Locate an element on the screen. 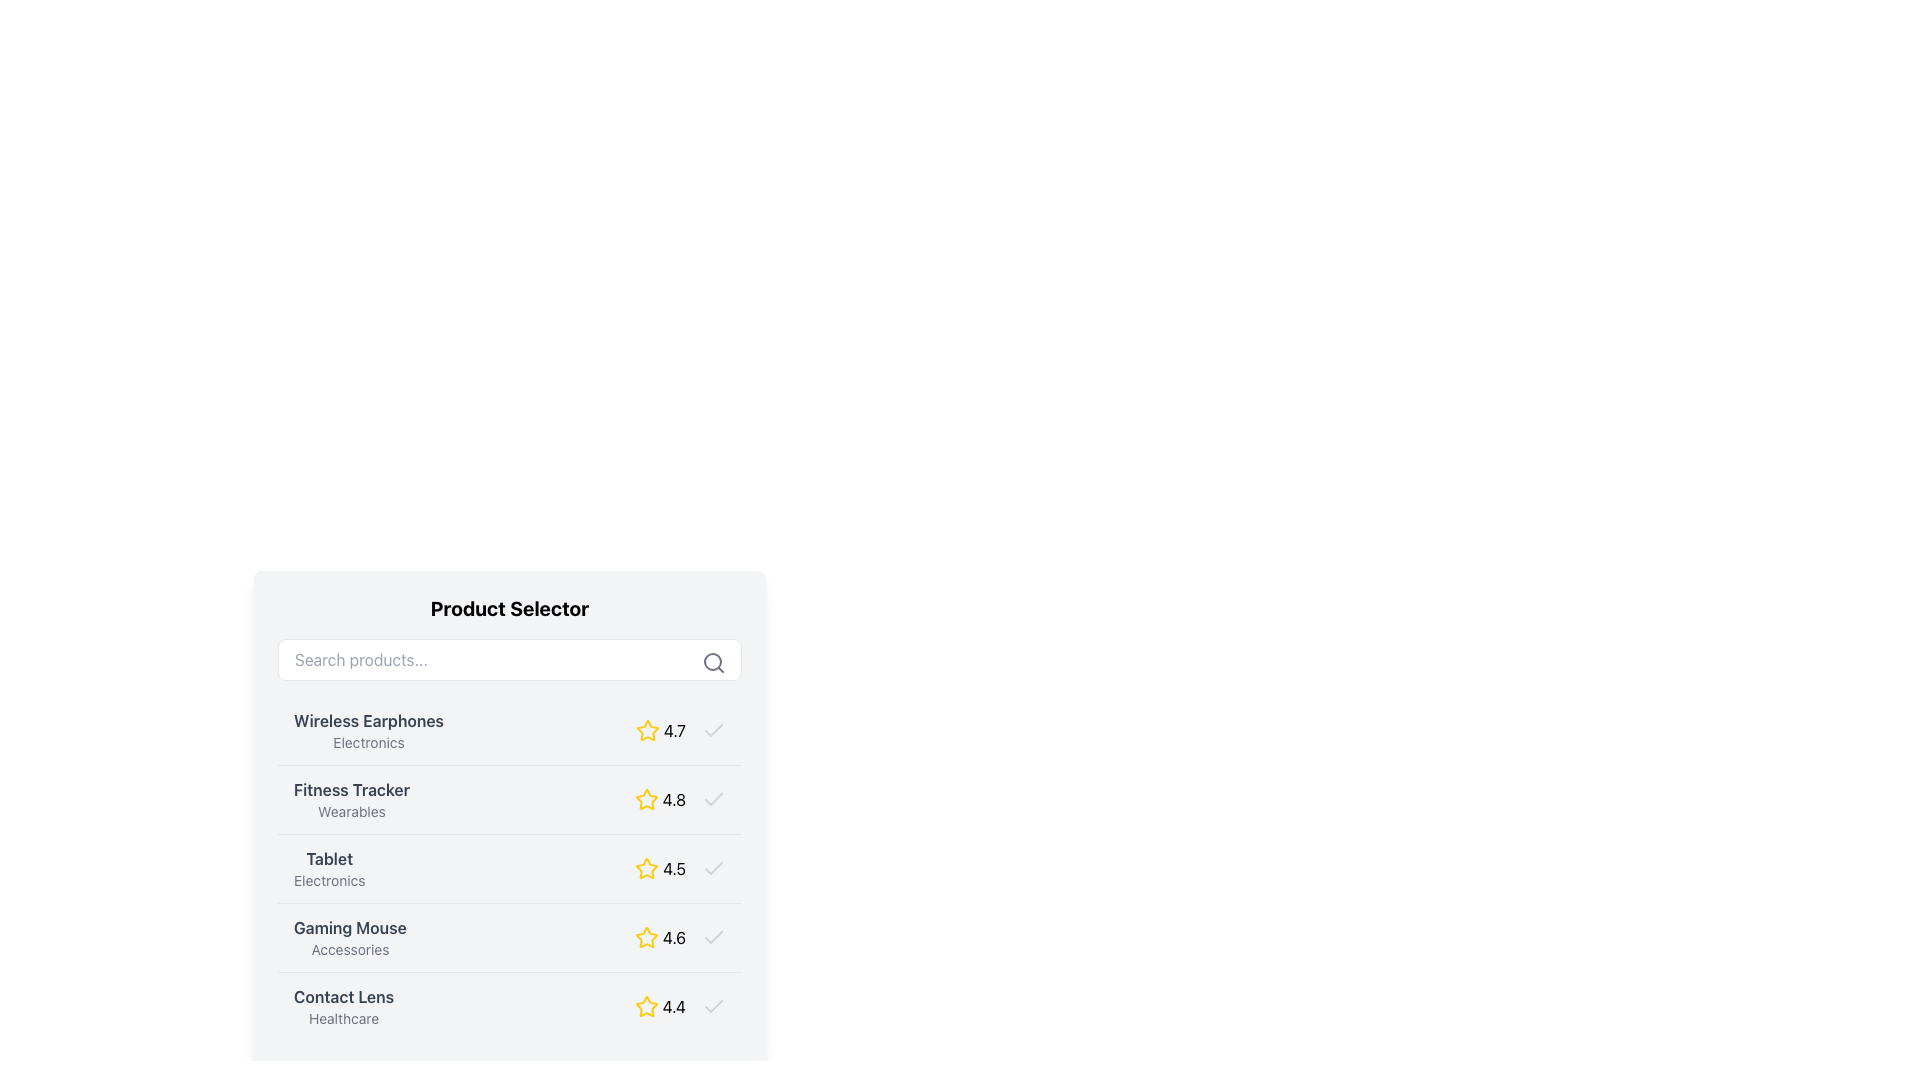  the 'Gaming Mouse' label, which provides information about a product under the 'Accessories' category is located at coordinates (350, 937).